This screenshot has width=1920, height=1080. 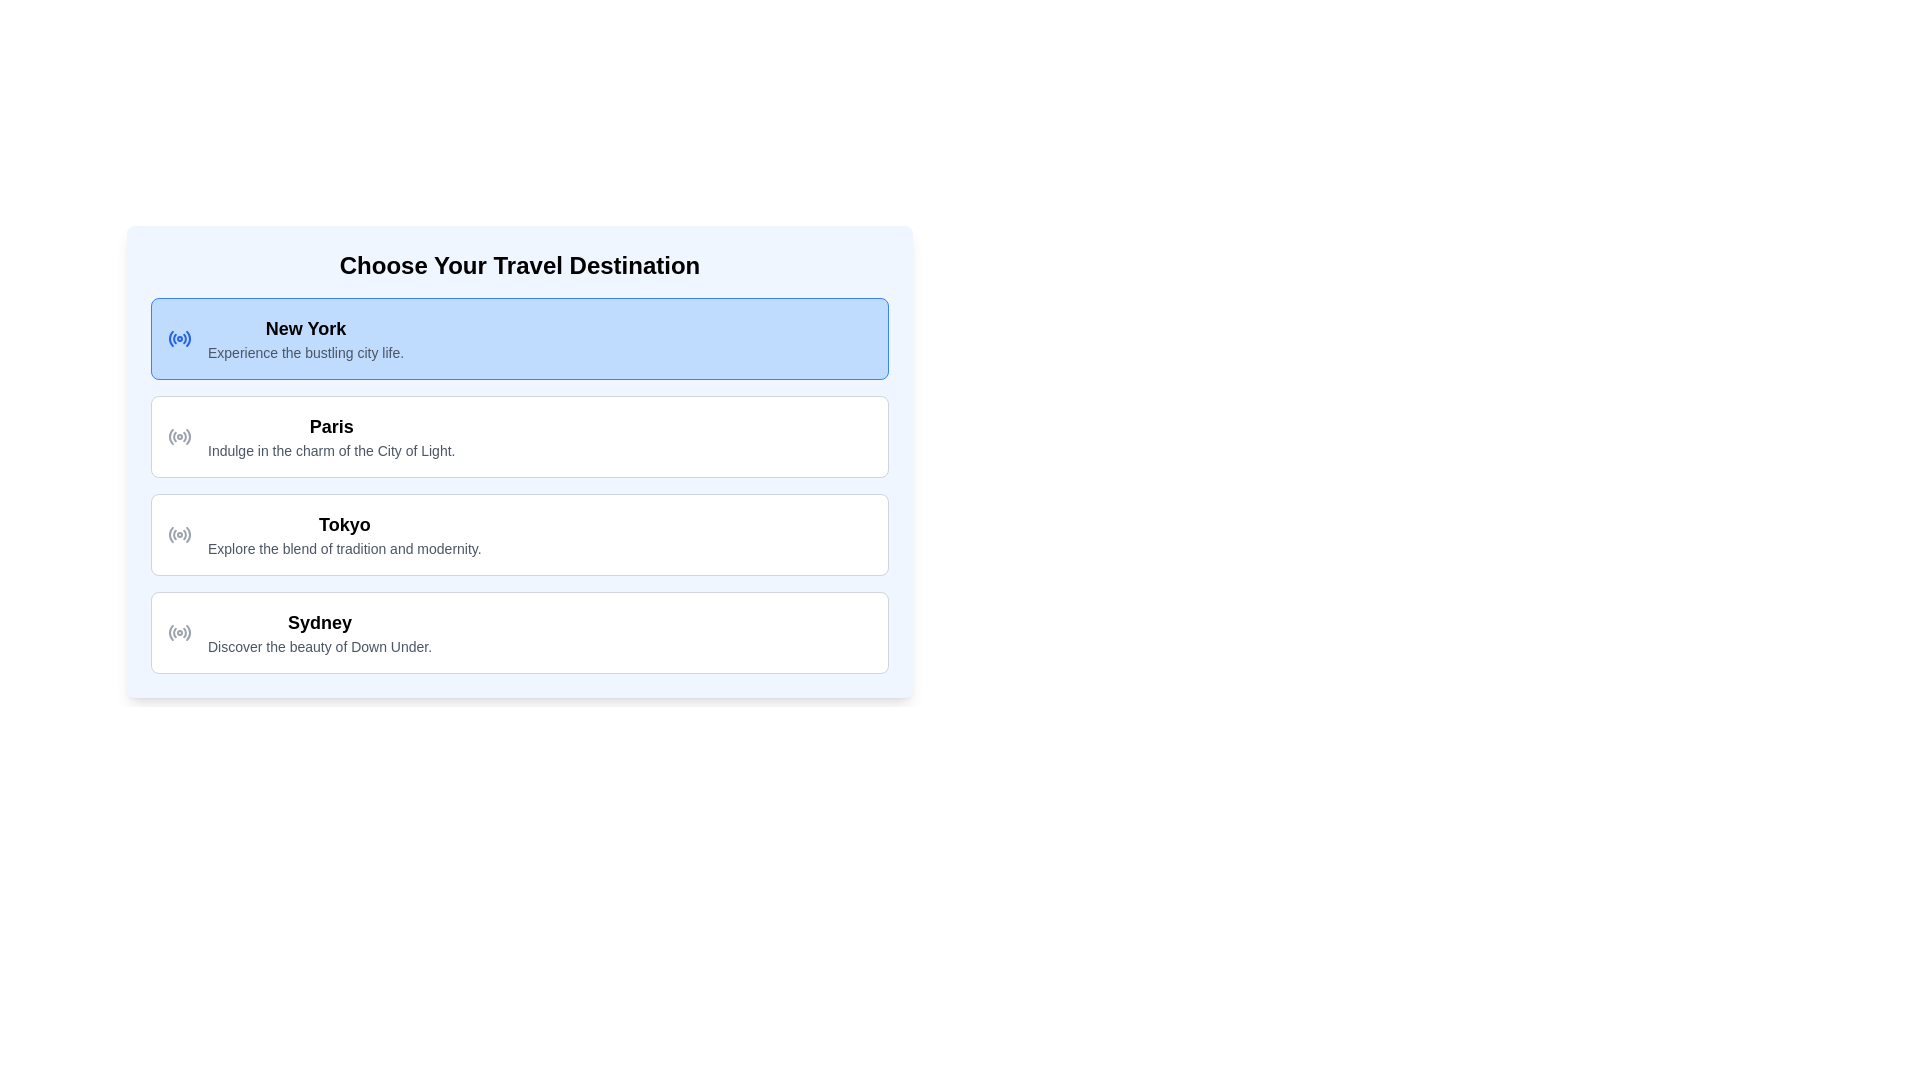 What do you see at coordinates (305, 352) in the screenshot?
I see `text label providing a brief description of the travel destination located below 'New York'` at bounding box center [305, 352].